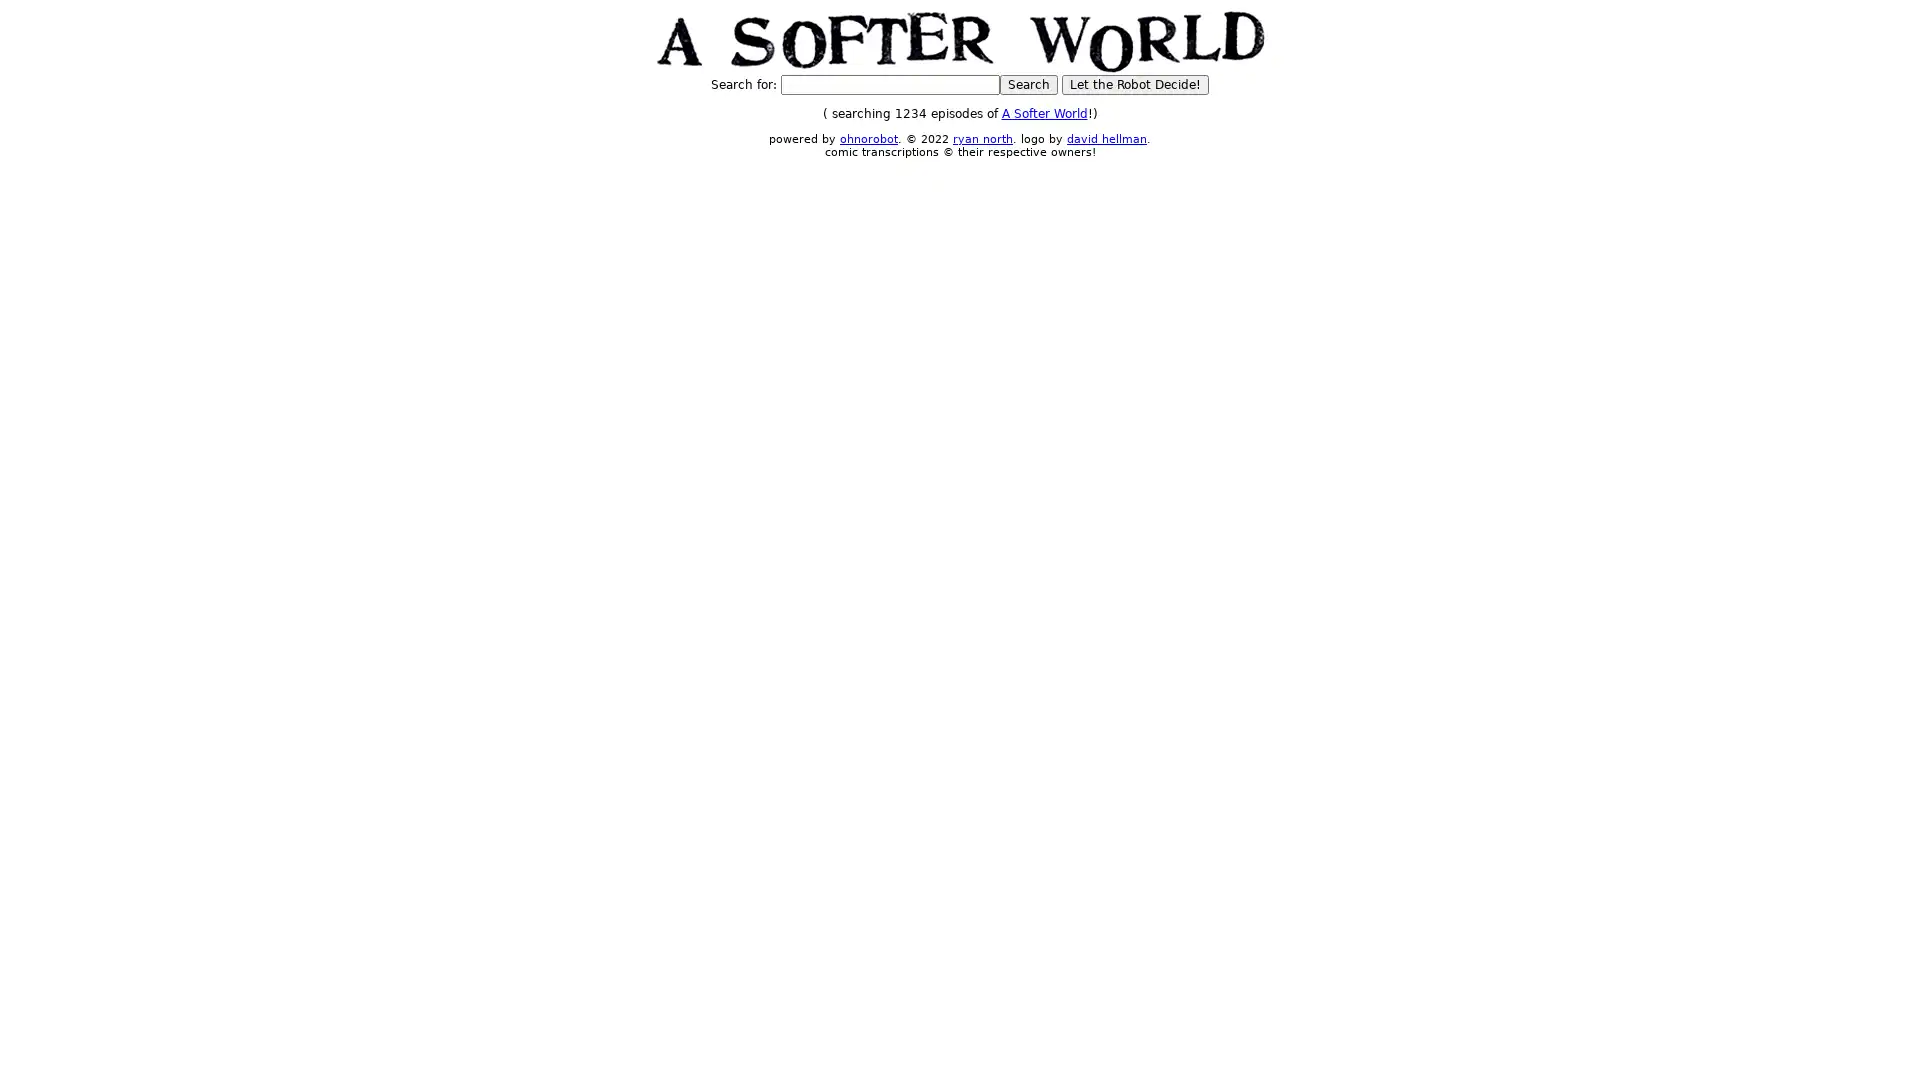 This screenshot has width=1920, height=1080. Describe the element at coordinates (1028, 83) in the screenshot. I see `Search` at that location.